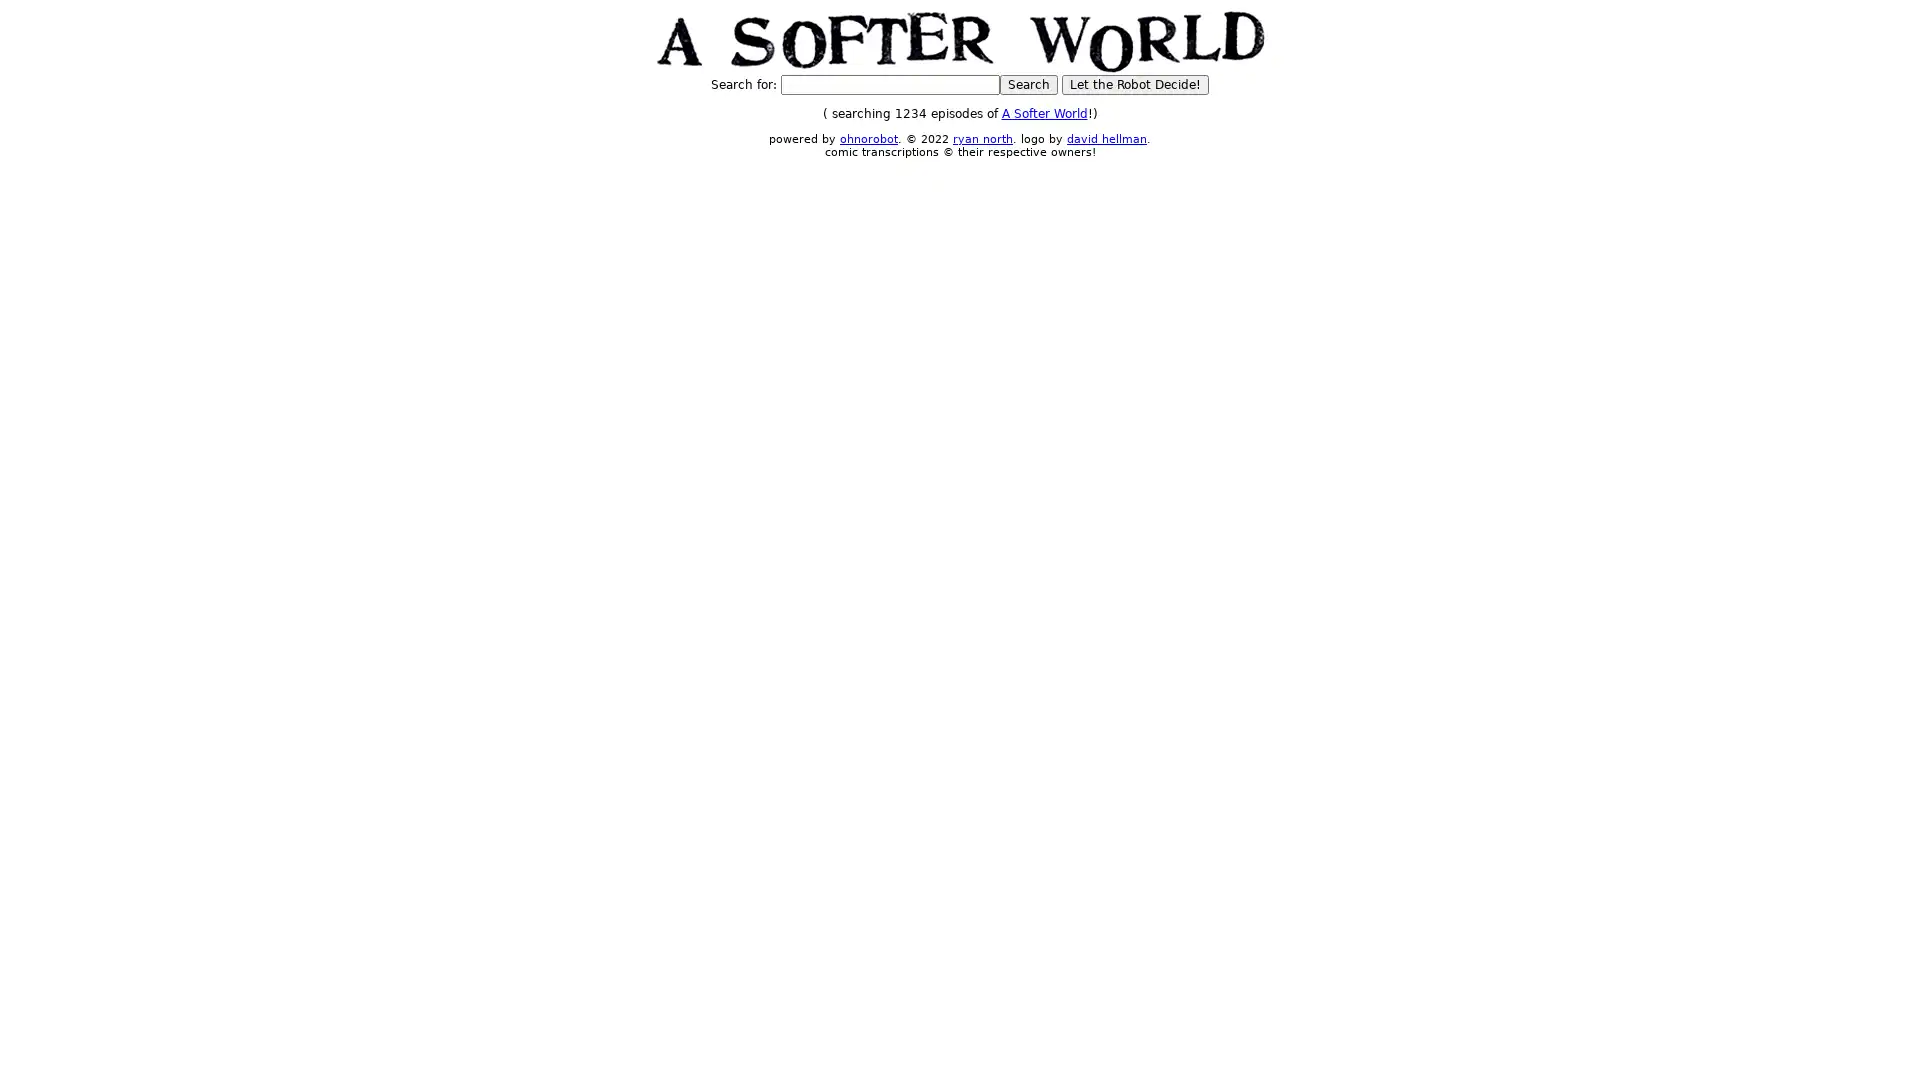 This screenshot has width=1920, height=1080. Describe the element at coordinates (1028, 83) in the screenshot. I see `Search` at that location.